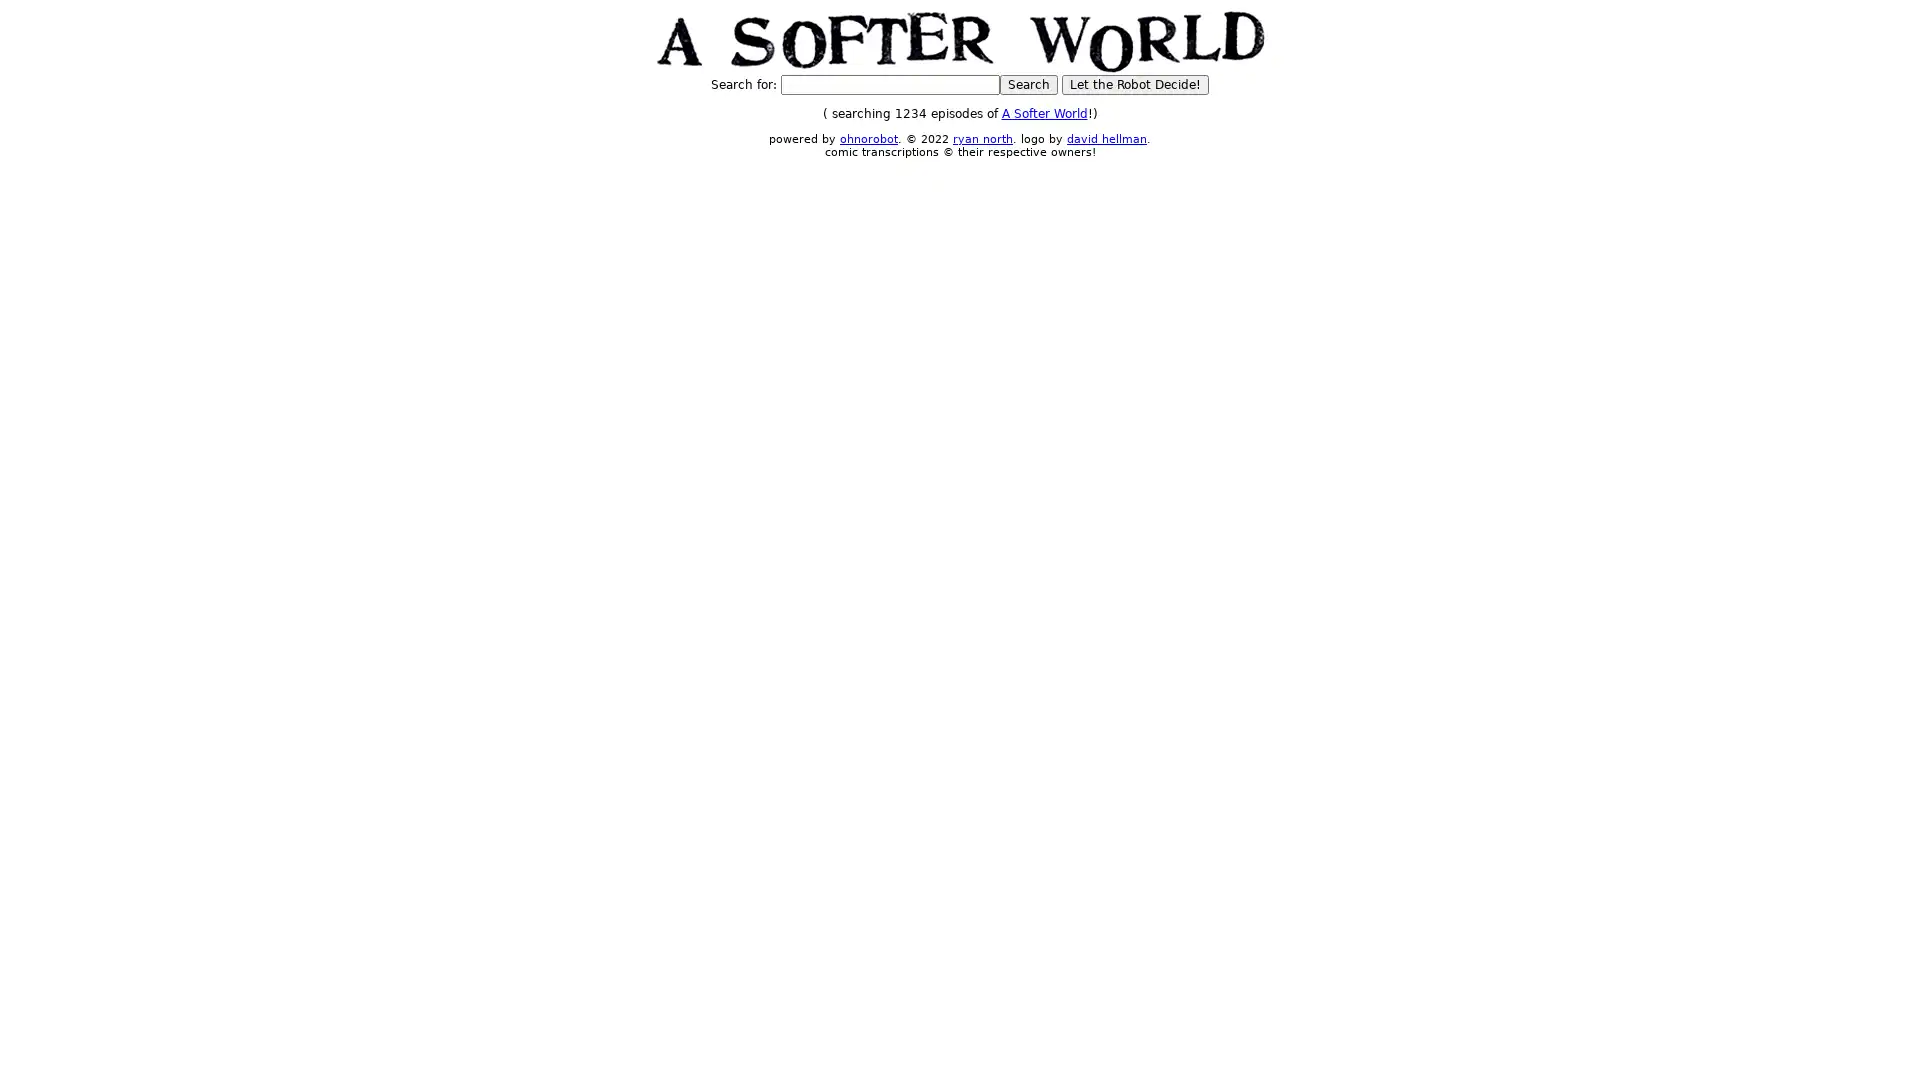 This screenshot has width=1920, height=1080. Describe the element at coordinates (1028, 83) in the screenshot. I see `Search` at that location.